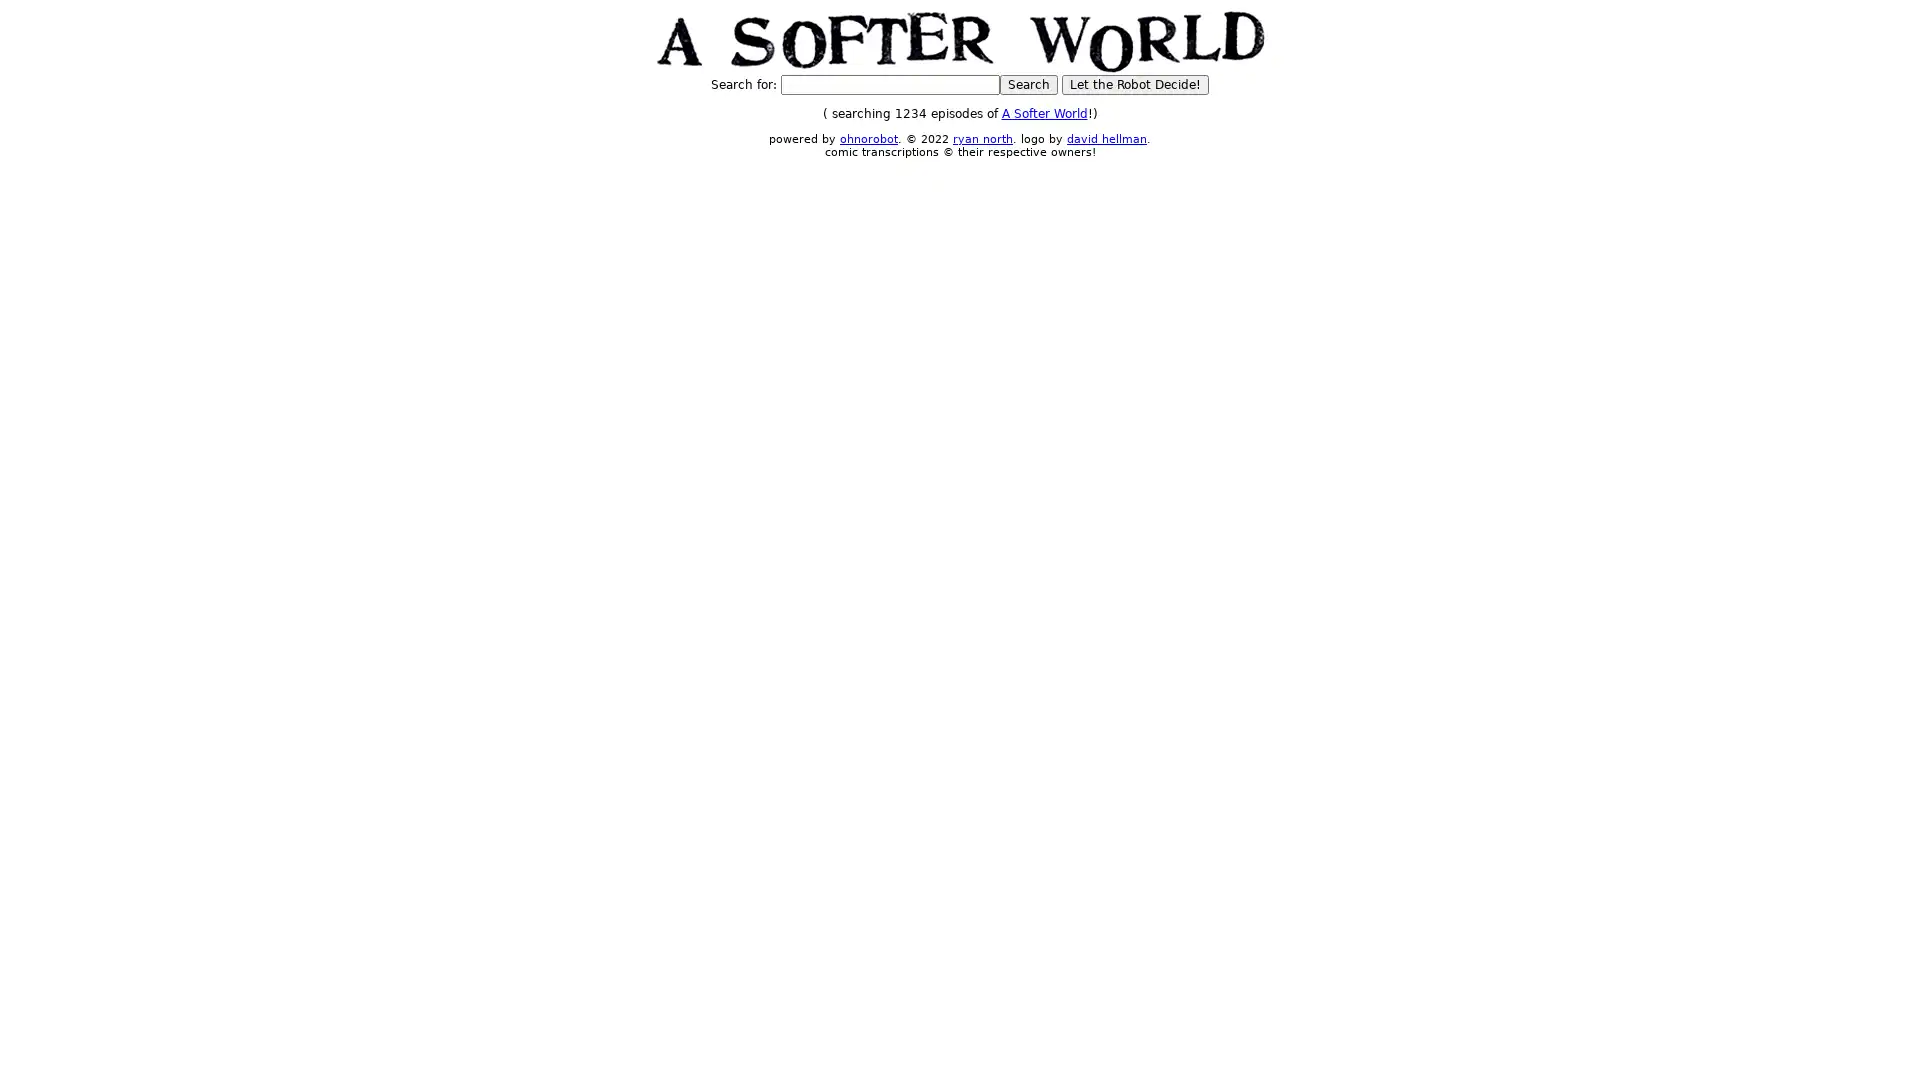 This screenshot has width=1920, height=1080. Describe the element at coordinates (1028, 83) in the screenshot. I see `Search` at that location.